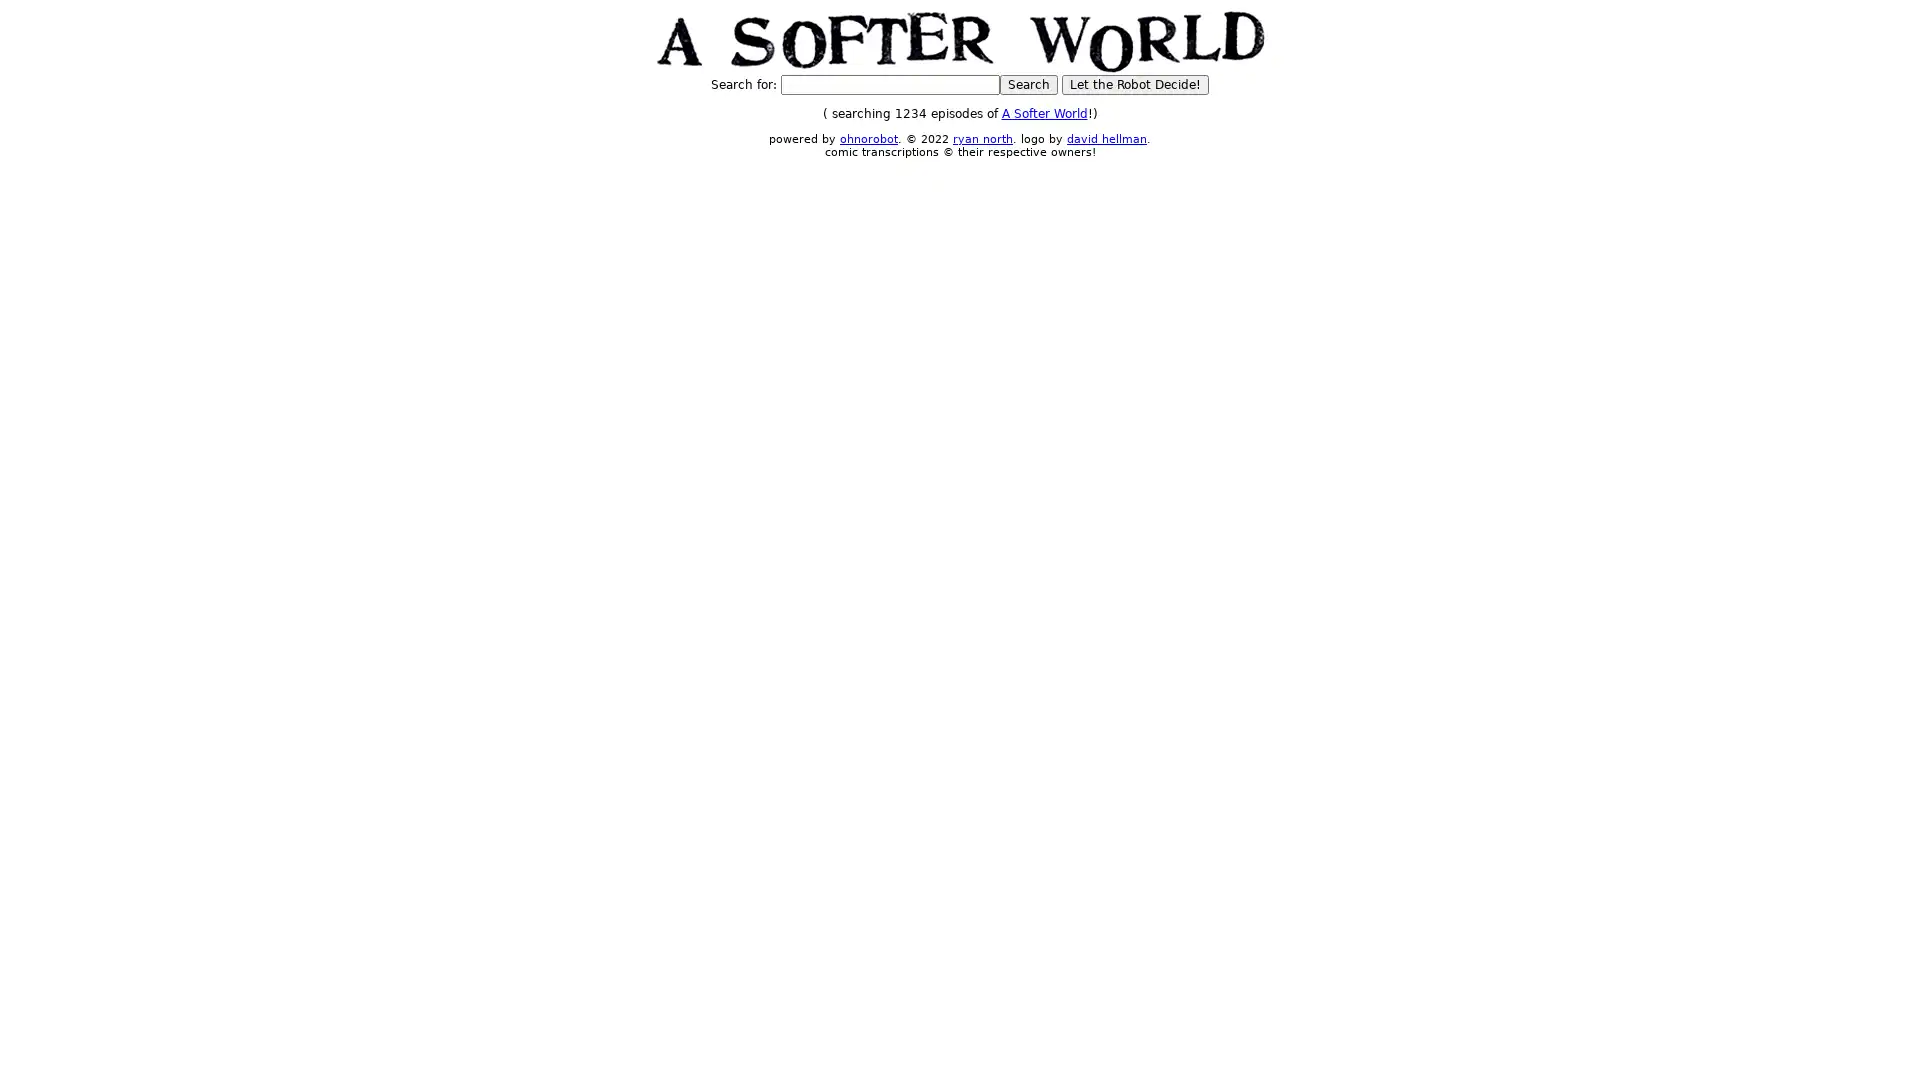 This screenshot has width=1920, height=1080. Describe the element at coordinates (1028, 83) in the screenshot. I see `Search` at that location.